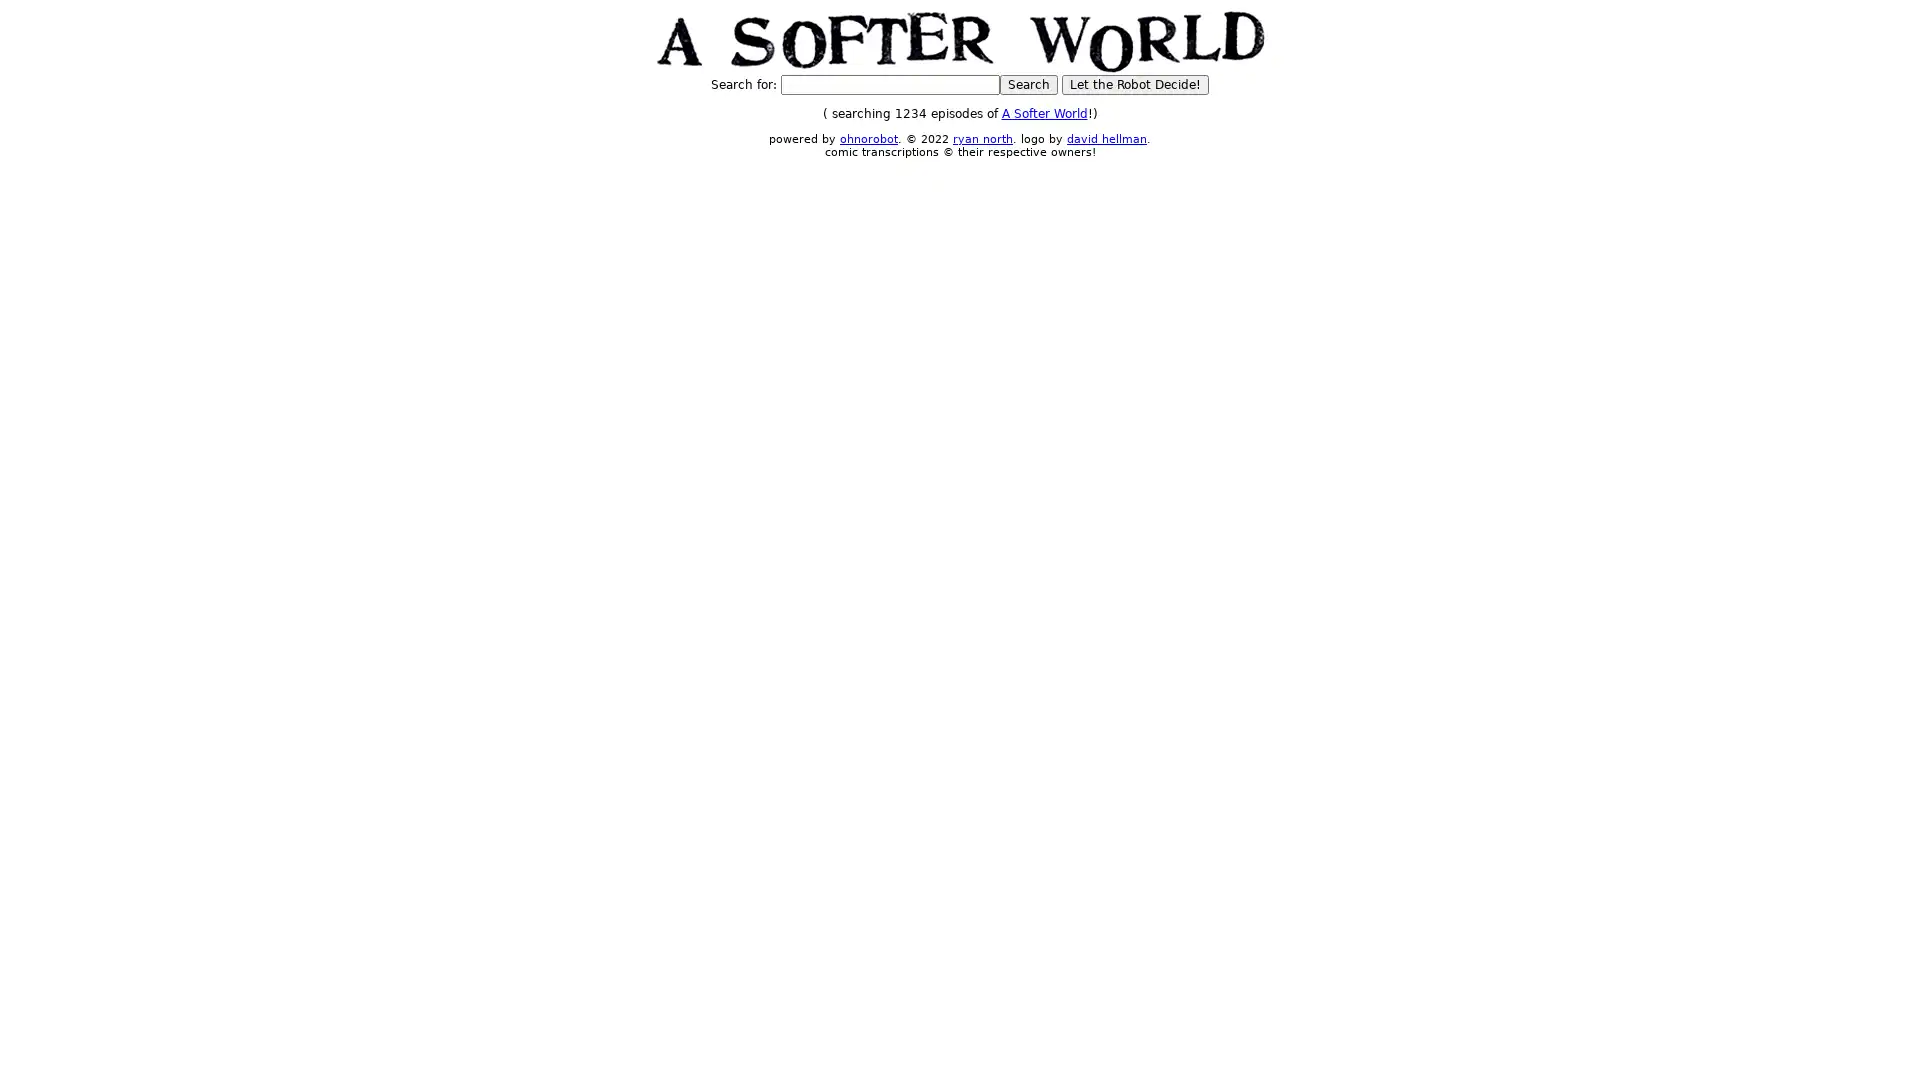 This screenshot has width=1920, height=1080. Describe the element at coordinates (1028, 83) in the screenshot. I see `Search` at that location.